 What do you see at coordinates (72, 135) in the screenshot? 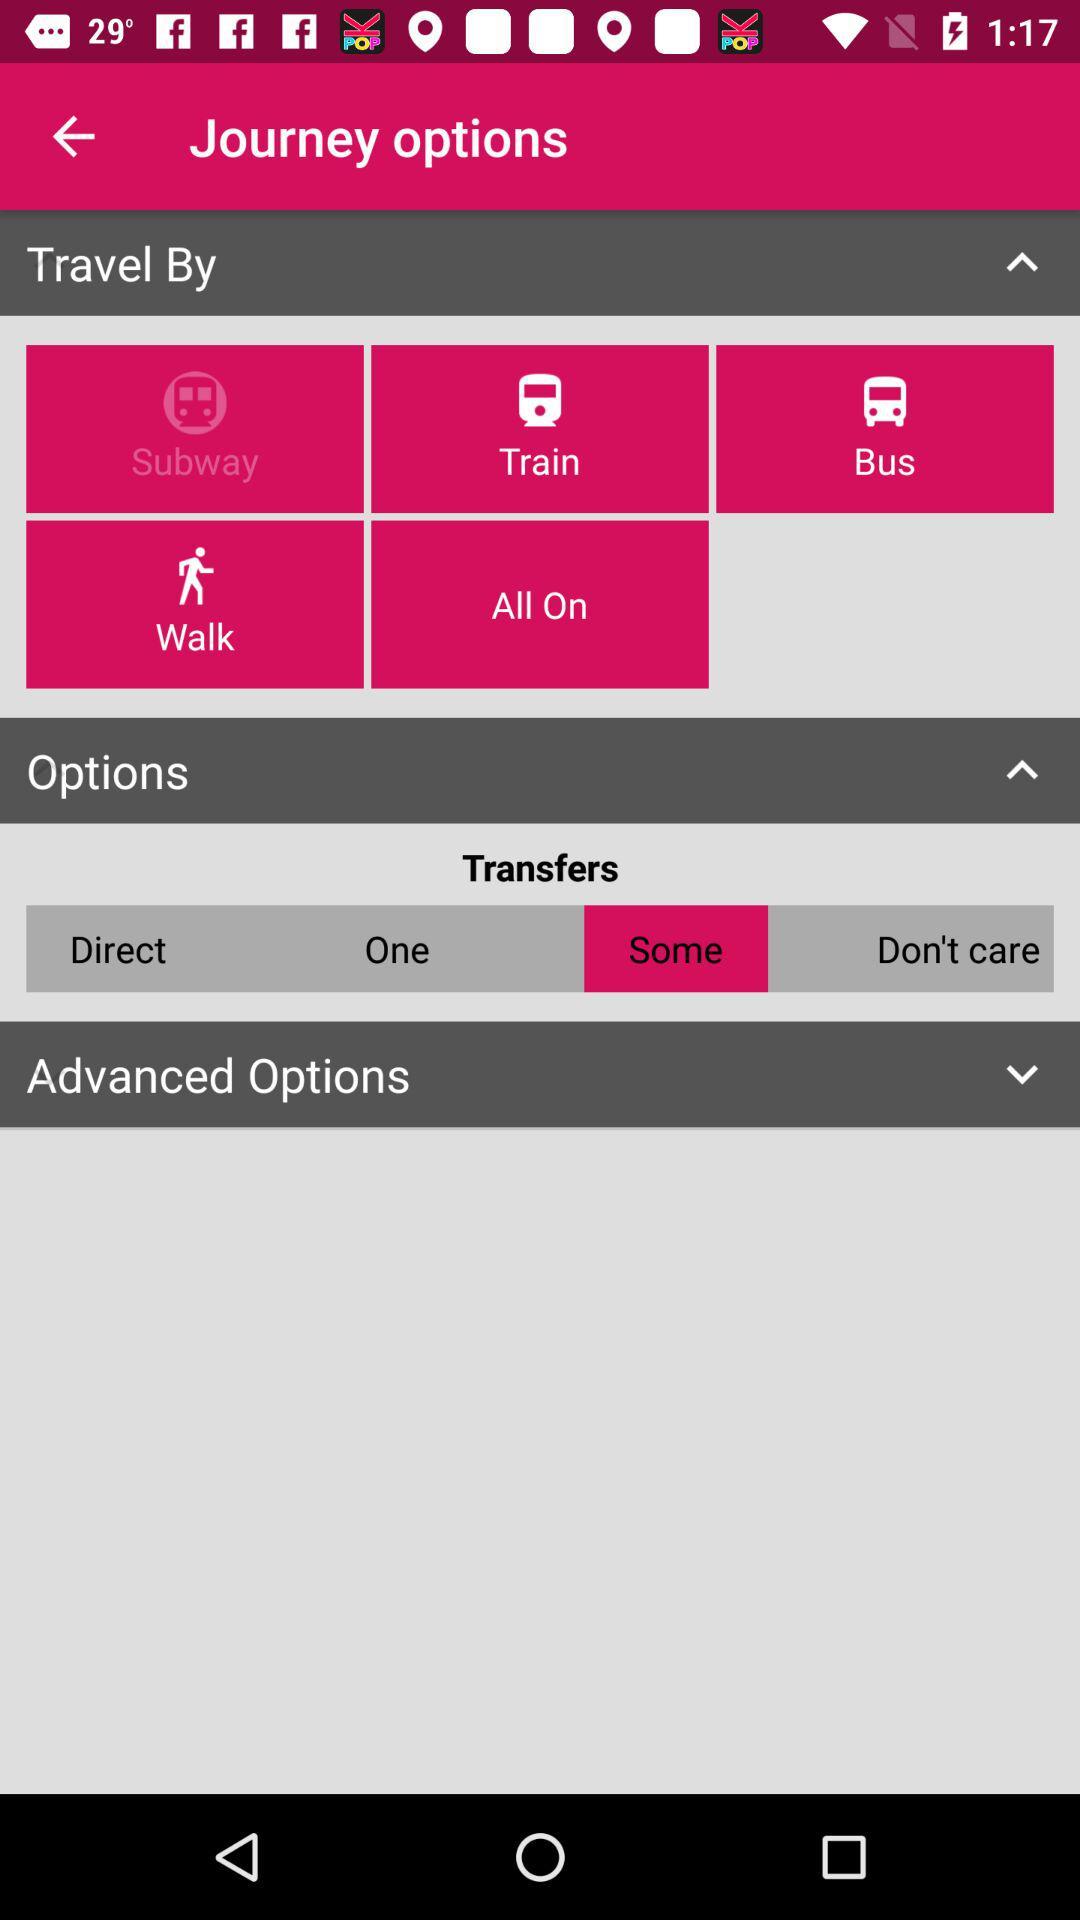
I see `the item next to journey options item` at bounding box center [72, 135].